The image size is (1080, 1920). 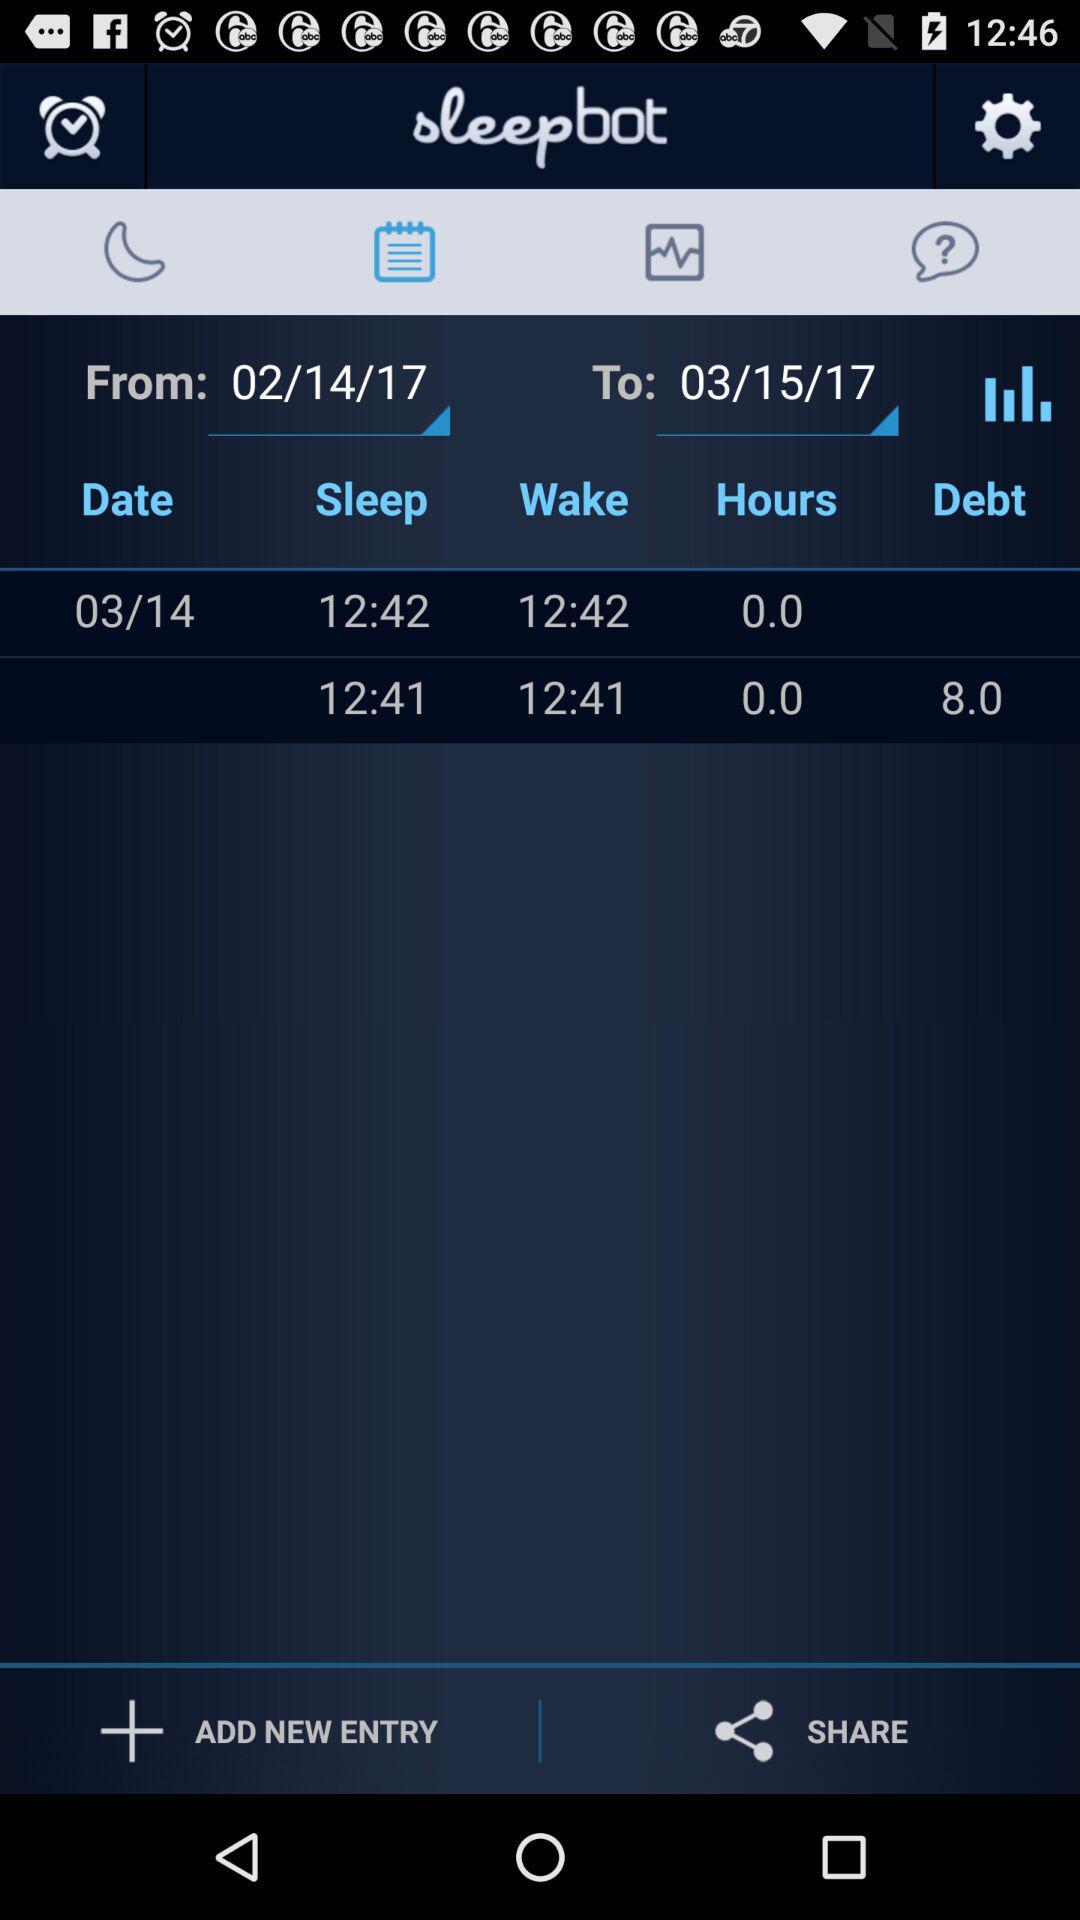 What do you see at coordinates (1006, 135) in the screenshot?
I see `the settings icon` at bounding box center [1006, 135].